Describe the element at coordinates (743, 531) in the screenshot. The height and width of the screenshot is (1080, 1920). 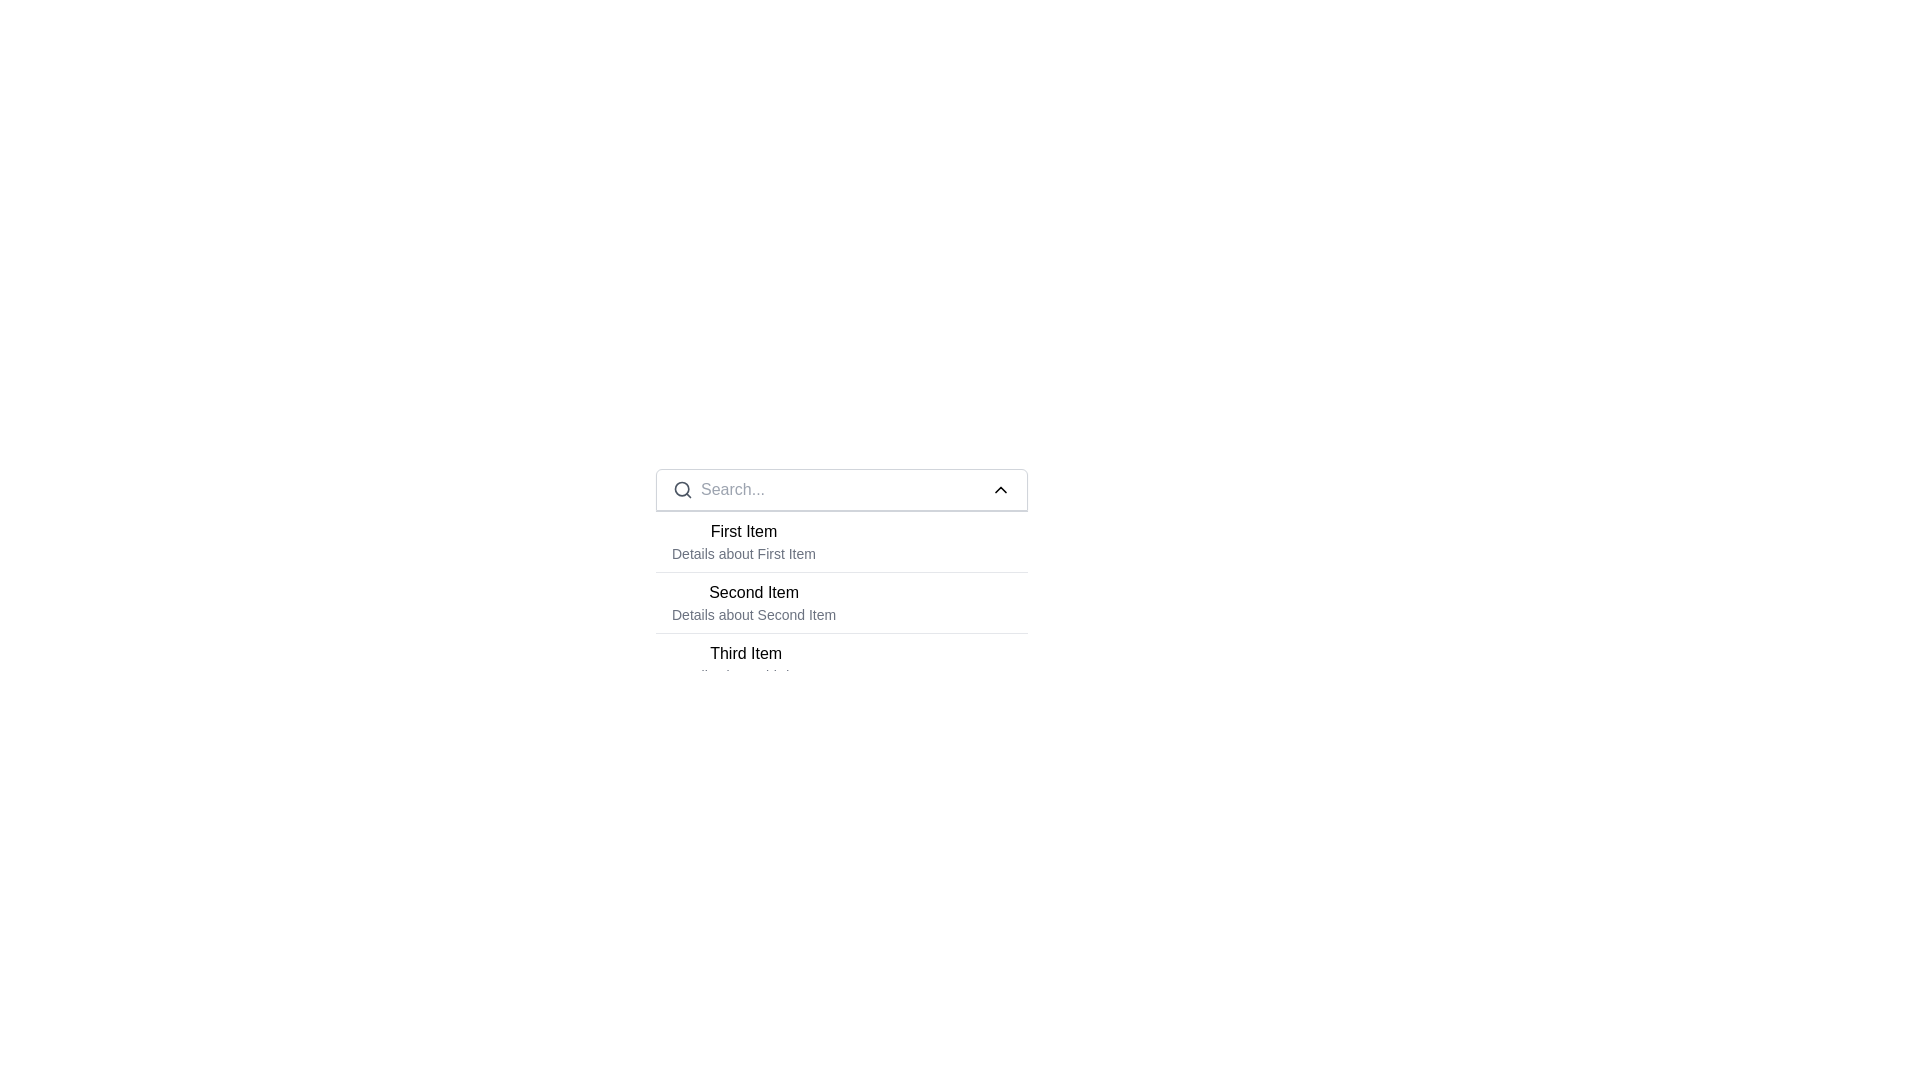
I see `the text label reading 'First Item', which is styled in bold and located at the top of a list below a search bar` at that location.